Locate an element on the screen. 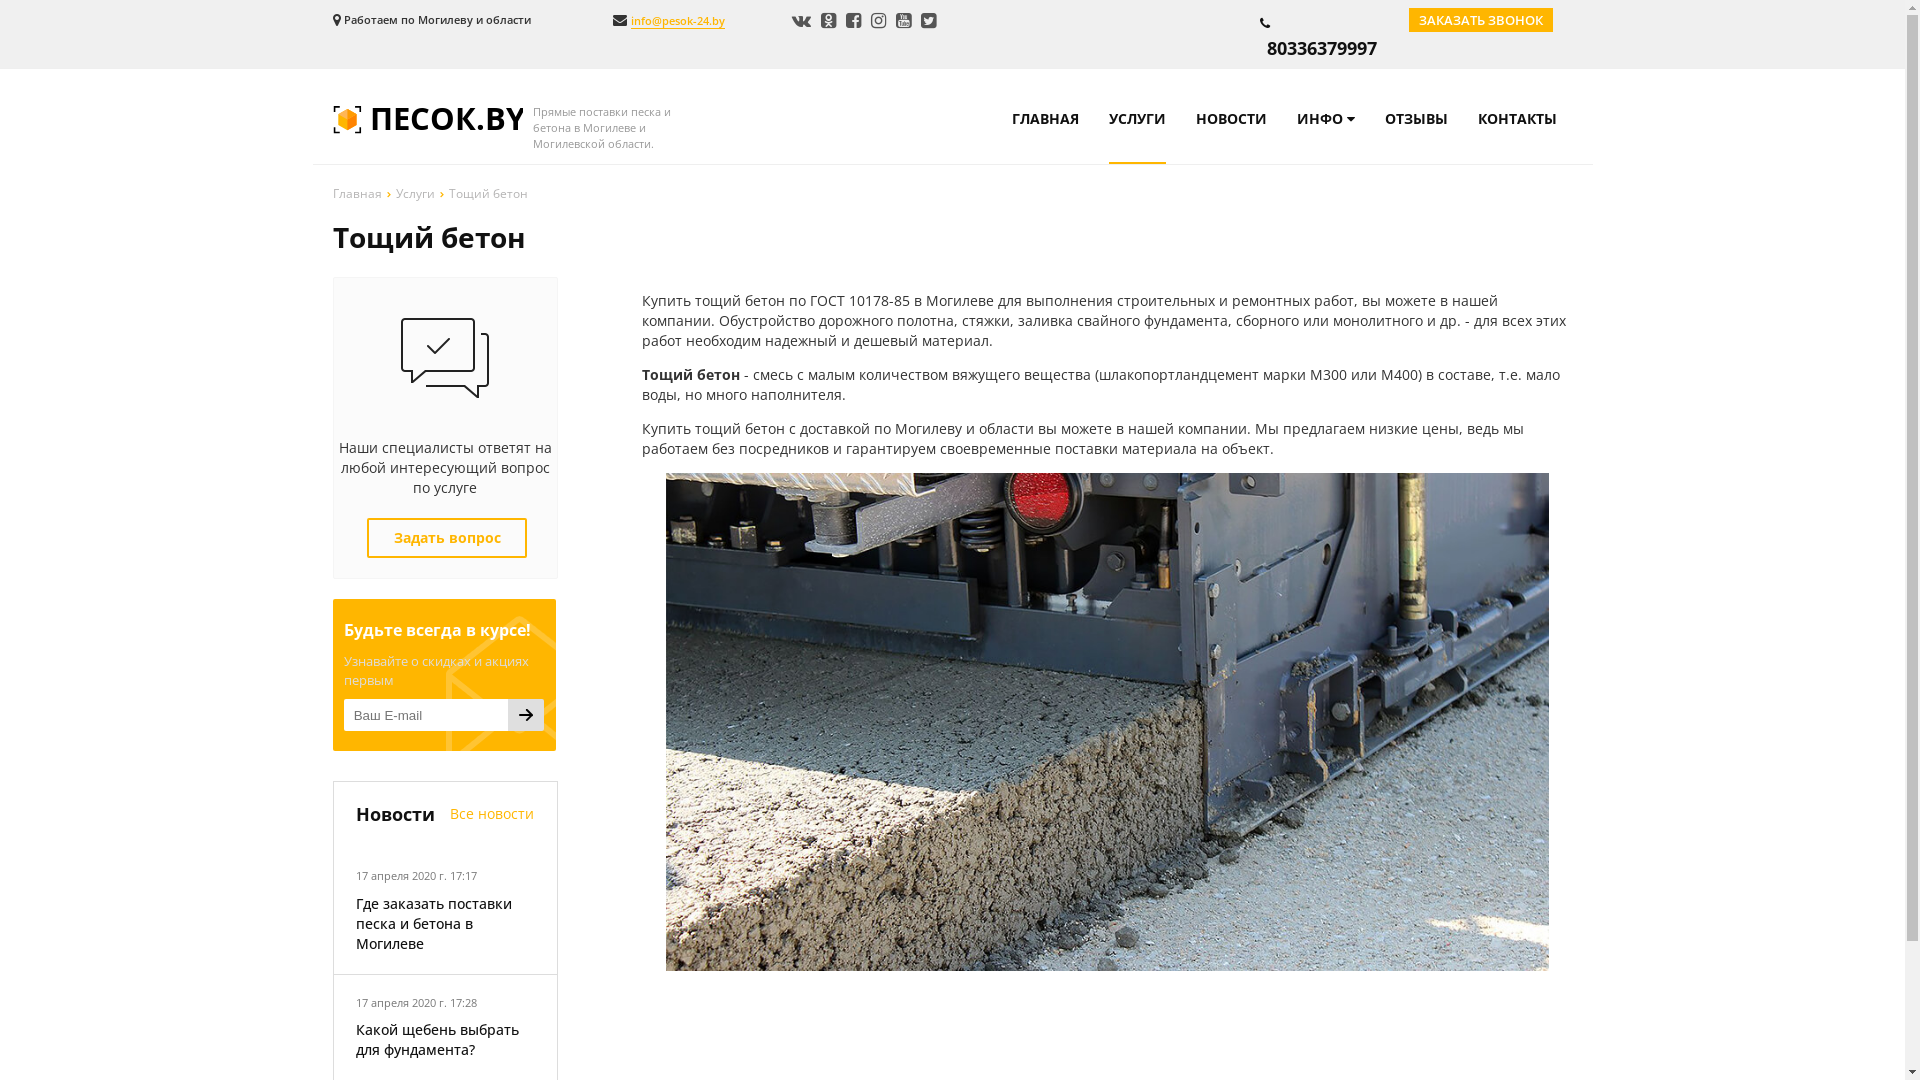 The image size is (1920, 1080). 'info@pesok-24.by' is located at coordinates (628, 20).